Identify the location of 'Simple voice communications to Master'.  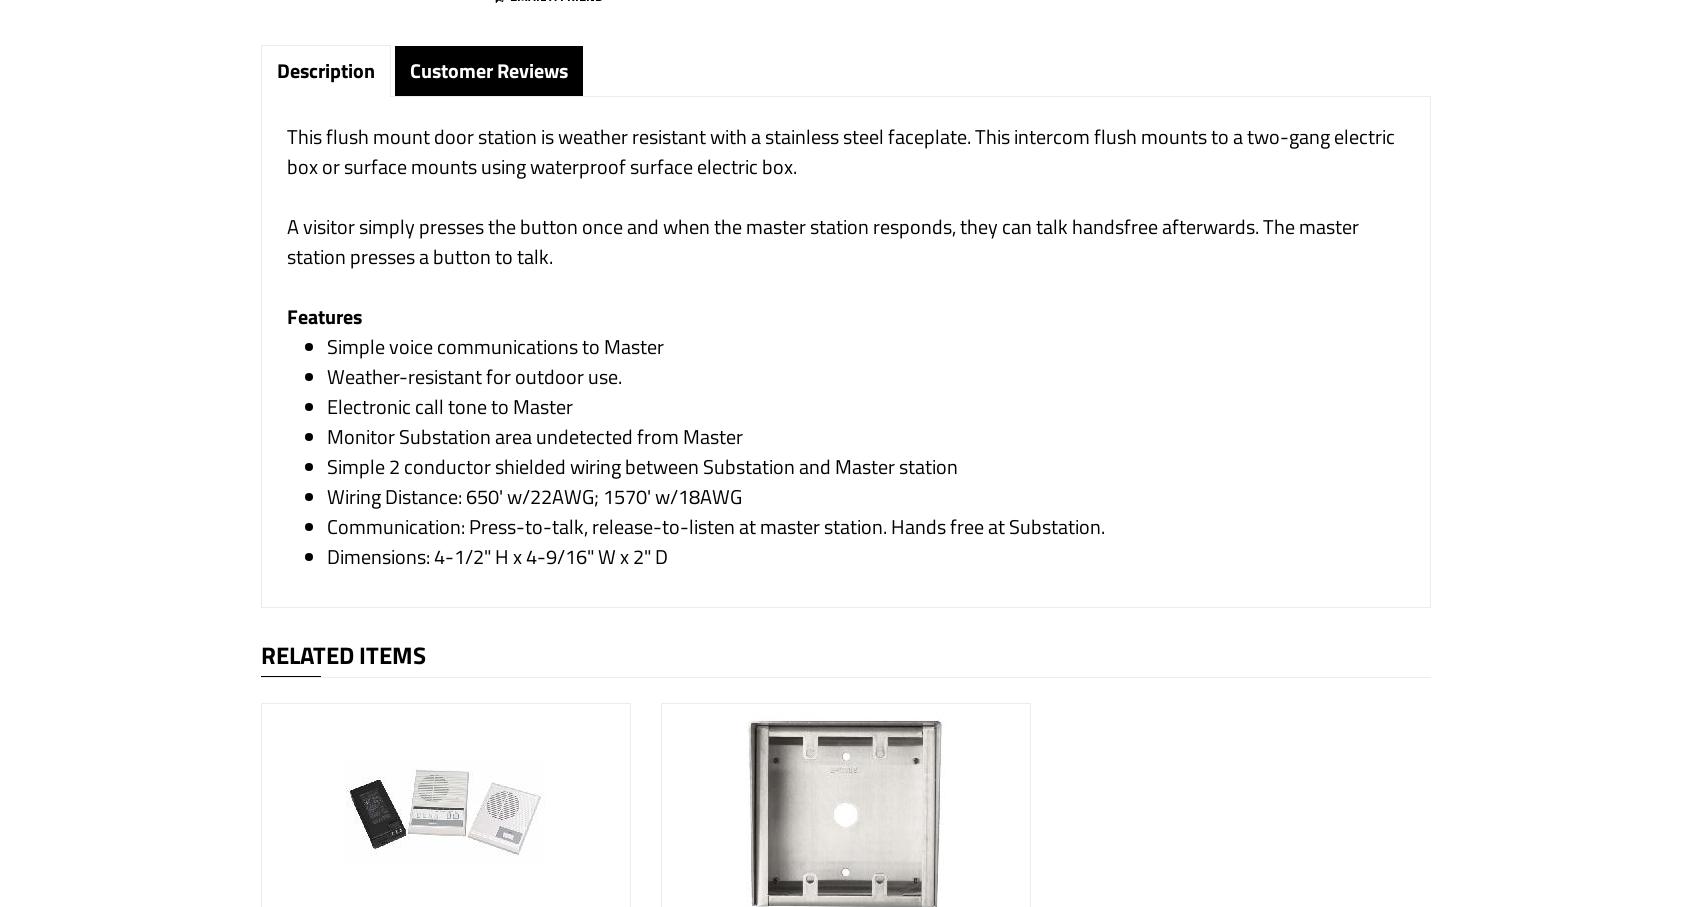
(326, 345).